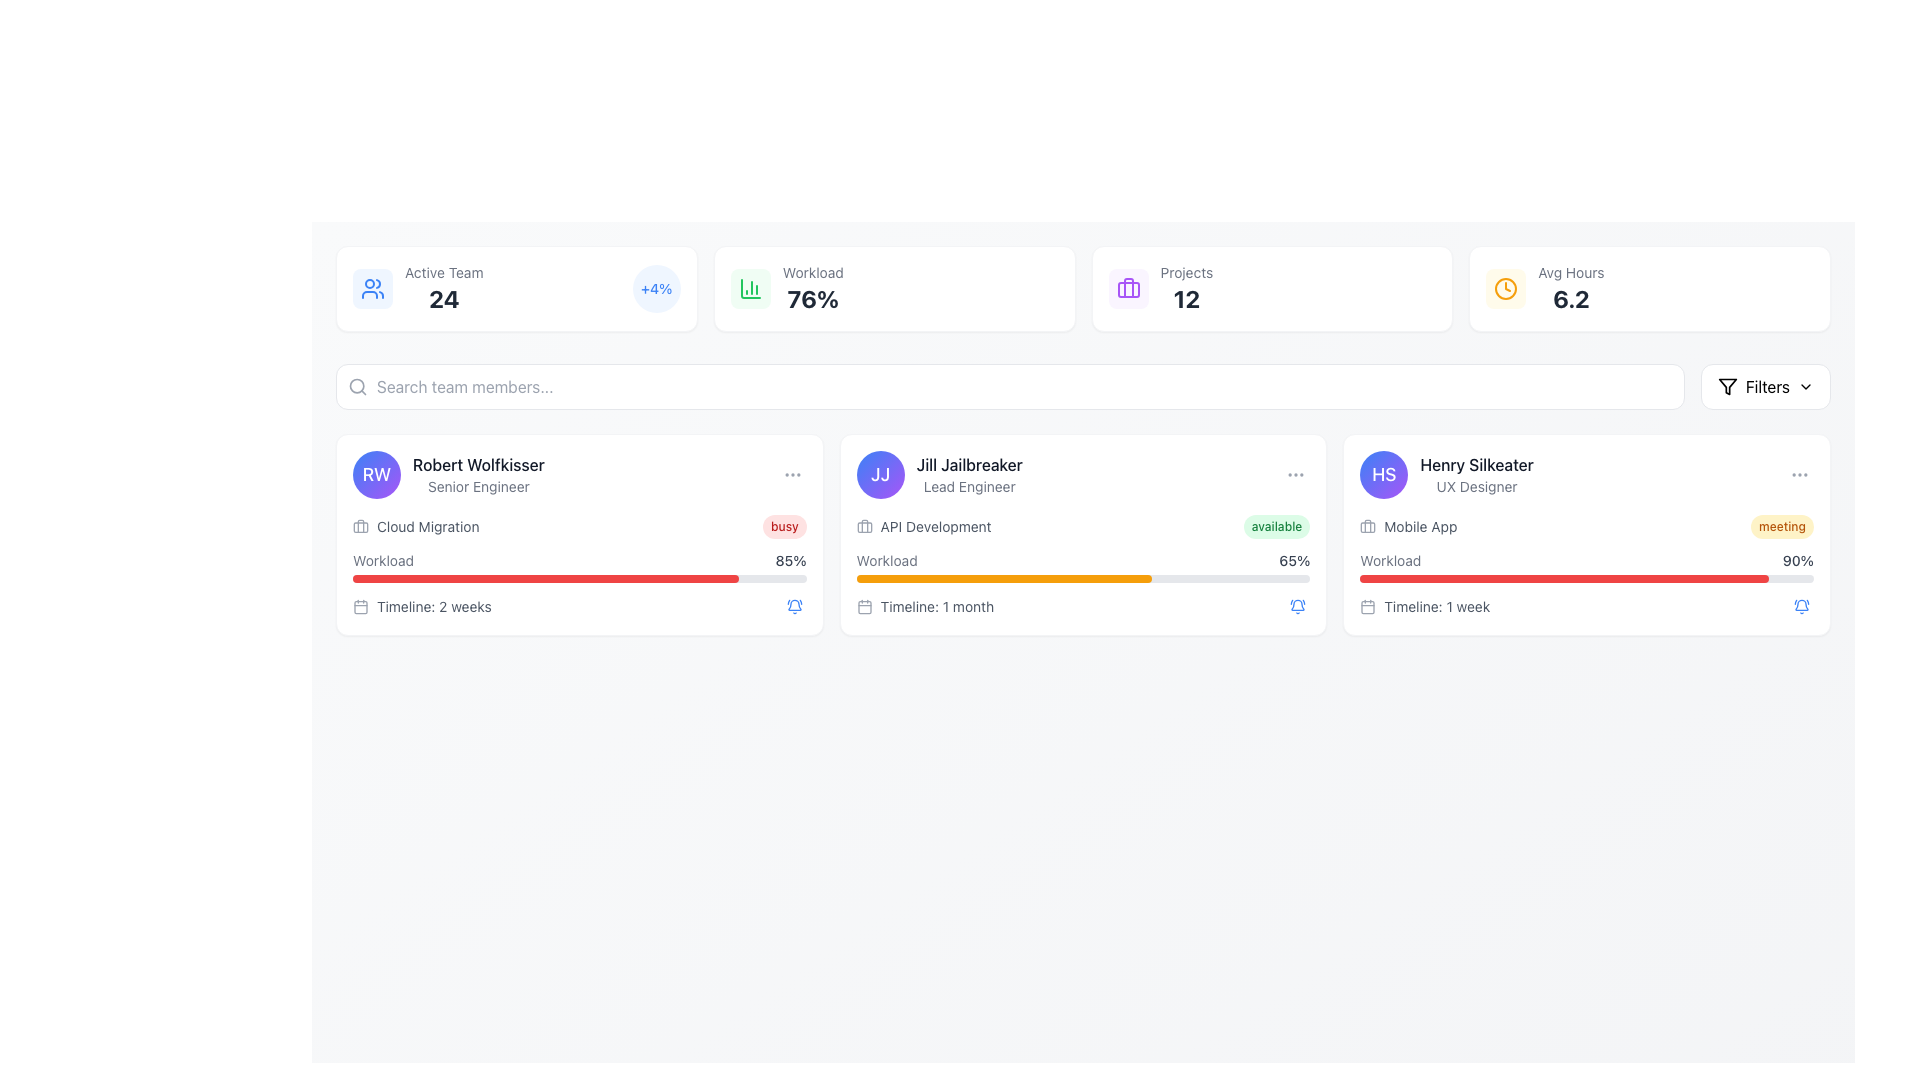  Describe the element at coordinates (1389, 560) in the screenshot. I see `text label displaying 'Workload' located in the bottom section of the card for 'Henry Silkeater', positioned to the left of the progress bar showing '90%'` at that location.